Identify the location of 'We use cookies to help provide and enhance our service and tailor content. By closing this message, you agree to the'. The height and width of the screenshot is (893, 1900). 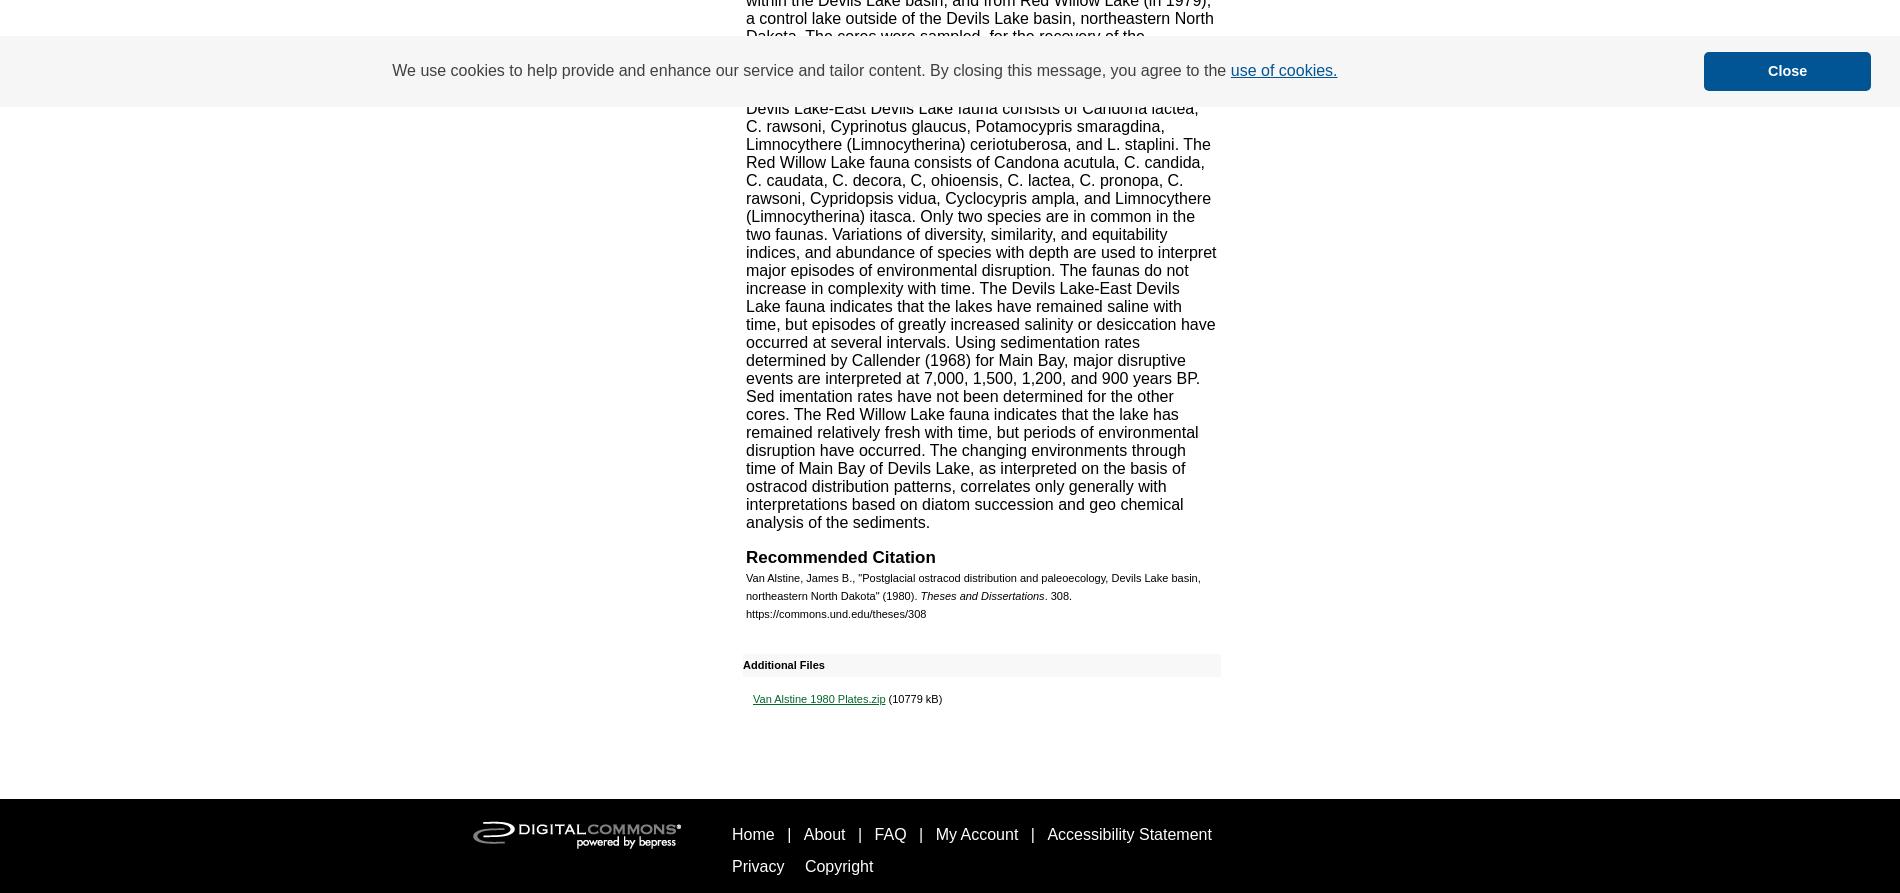
(390, 70).